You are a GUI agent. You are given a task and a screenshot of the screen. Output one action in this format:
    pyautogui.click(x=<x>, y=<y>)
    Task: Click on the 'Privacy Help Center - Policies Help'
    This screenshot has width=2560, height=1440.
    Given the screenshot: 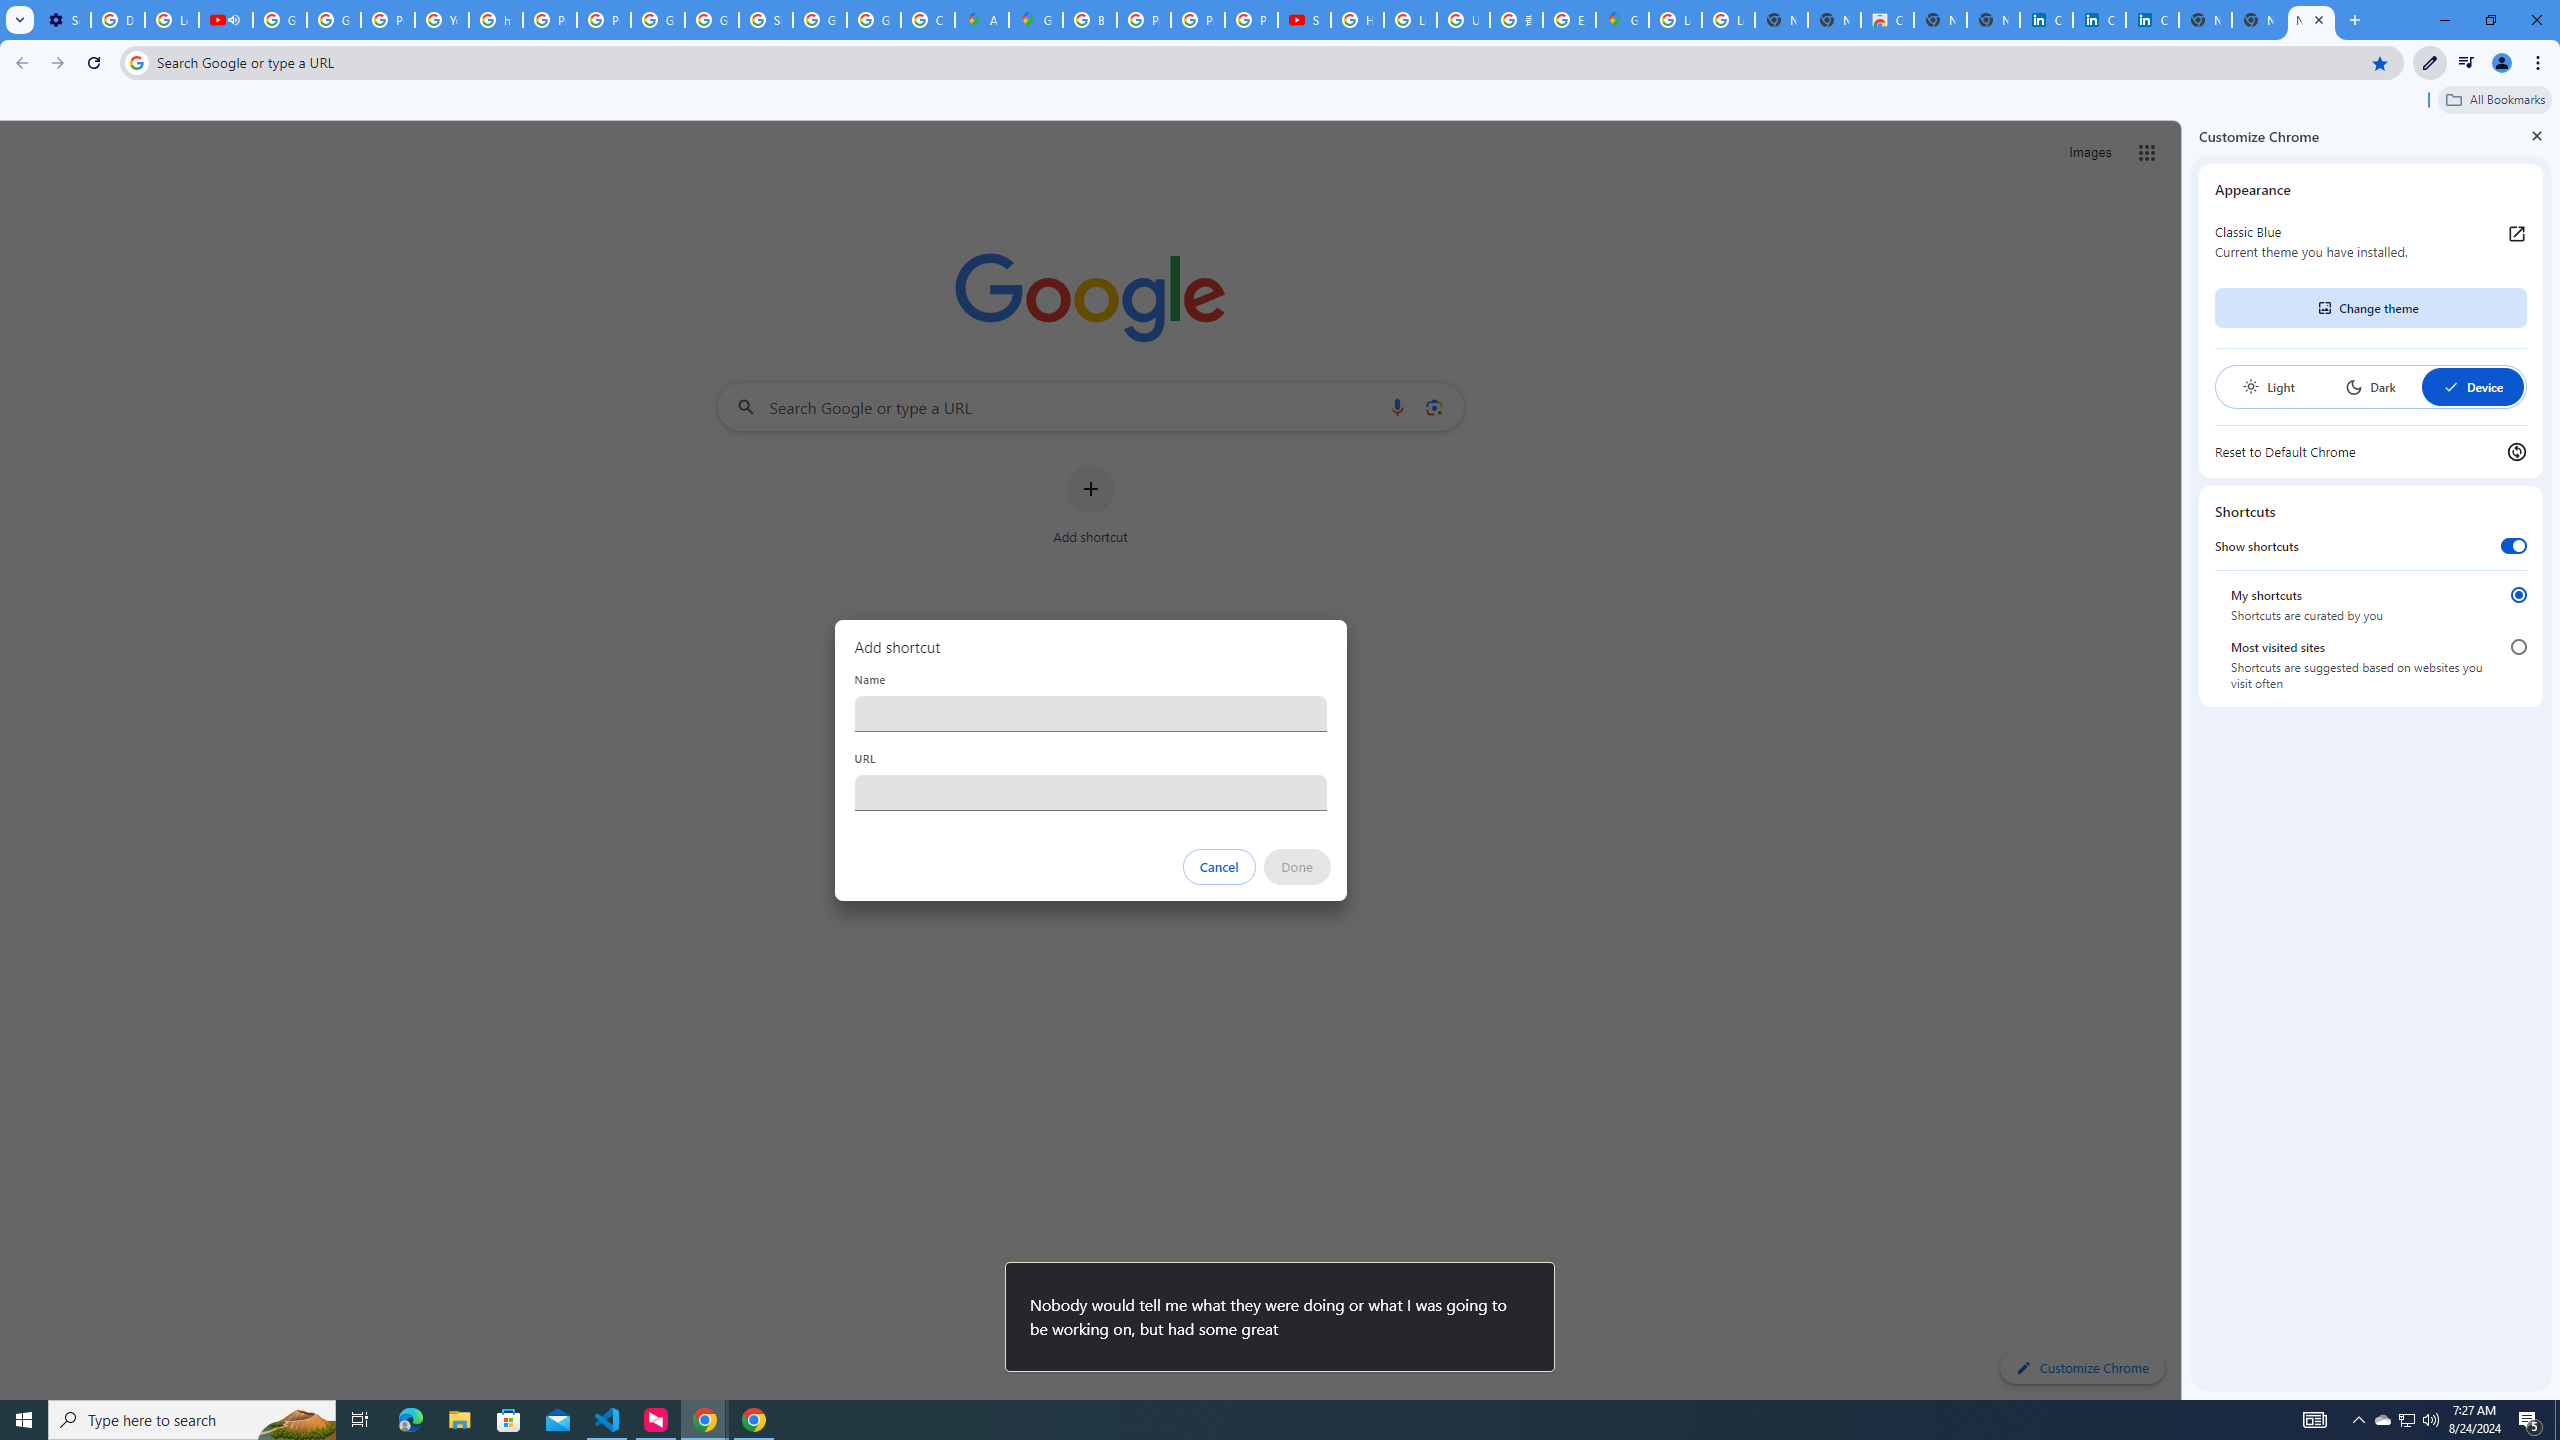 What is the action you would take?
    pyautogui.click(x=1198, y=19)
    